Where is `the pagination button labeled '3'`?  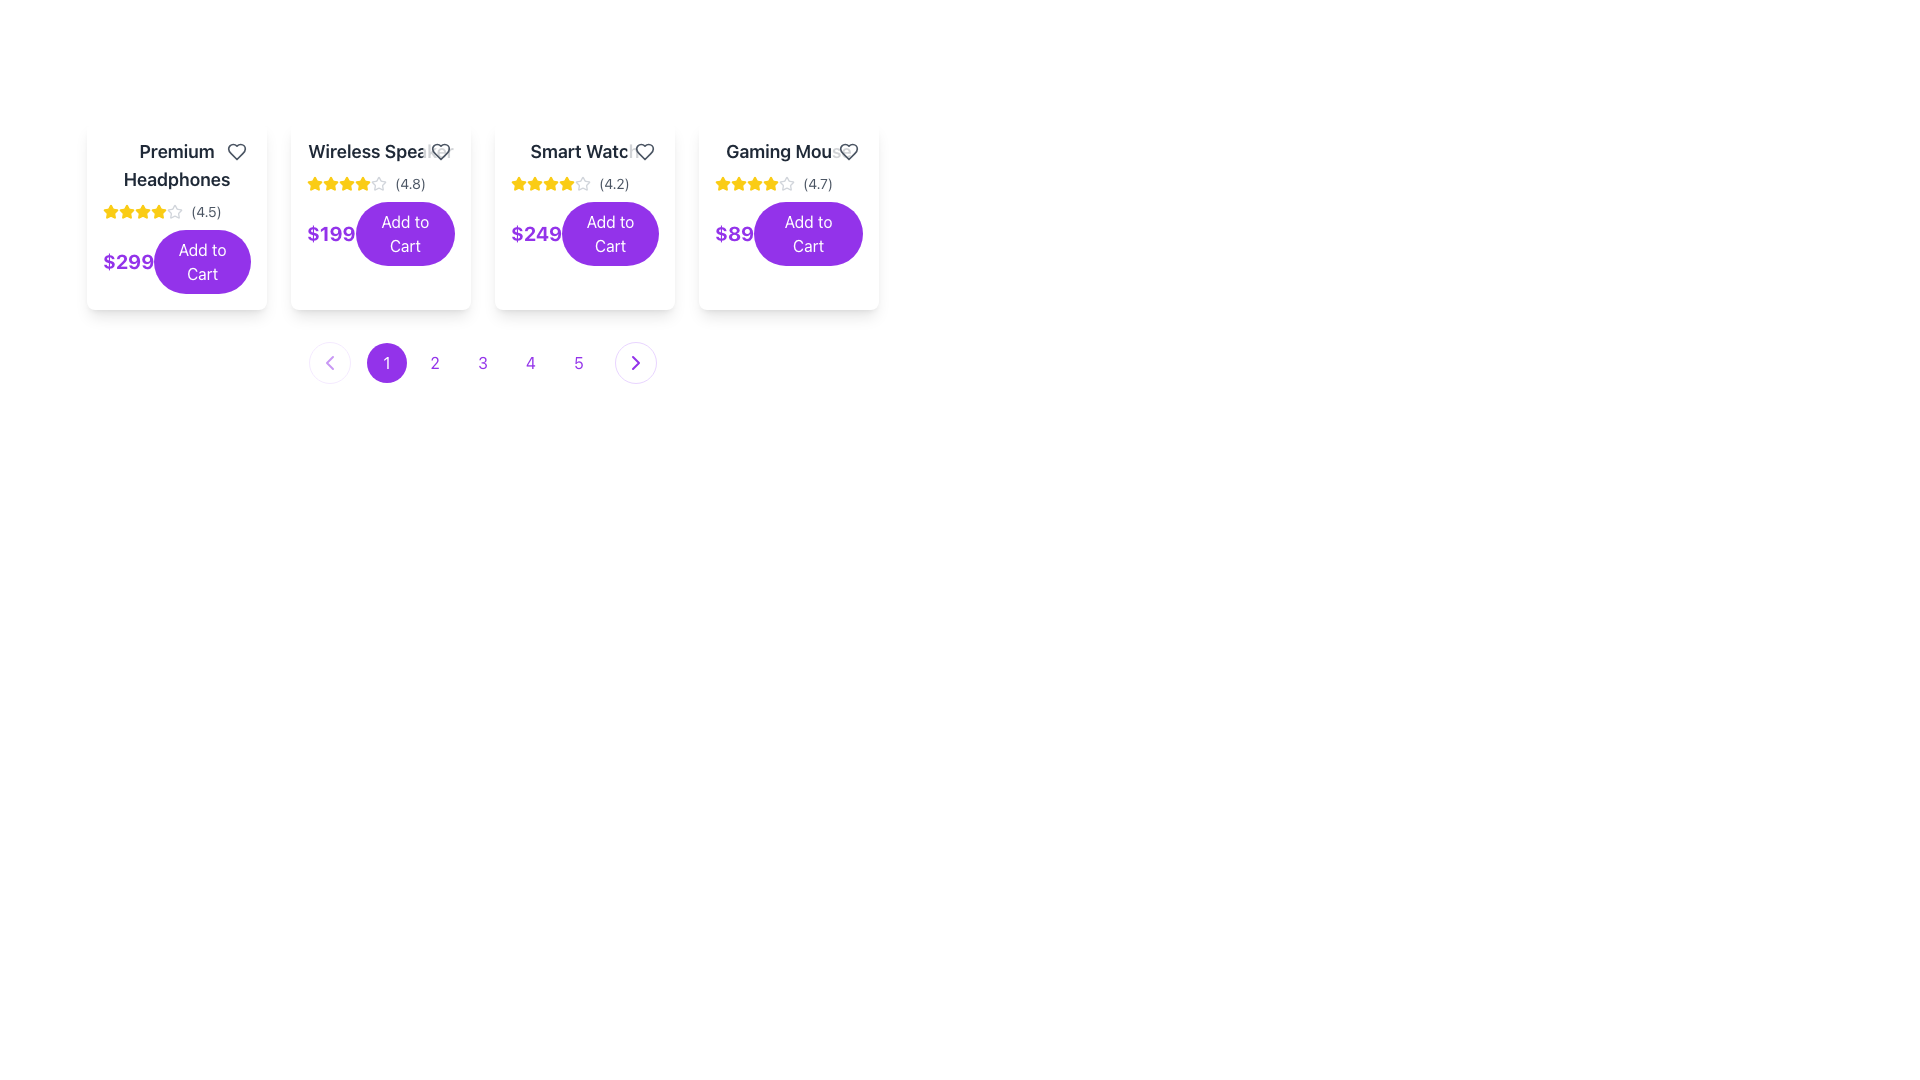 the pagination button labeled '3' is located at coordinates (483, 362).